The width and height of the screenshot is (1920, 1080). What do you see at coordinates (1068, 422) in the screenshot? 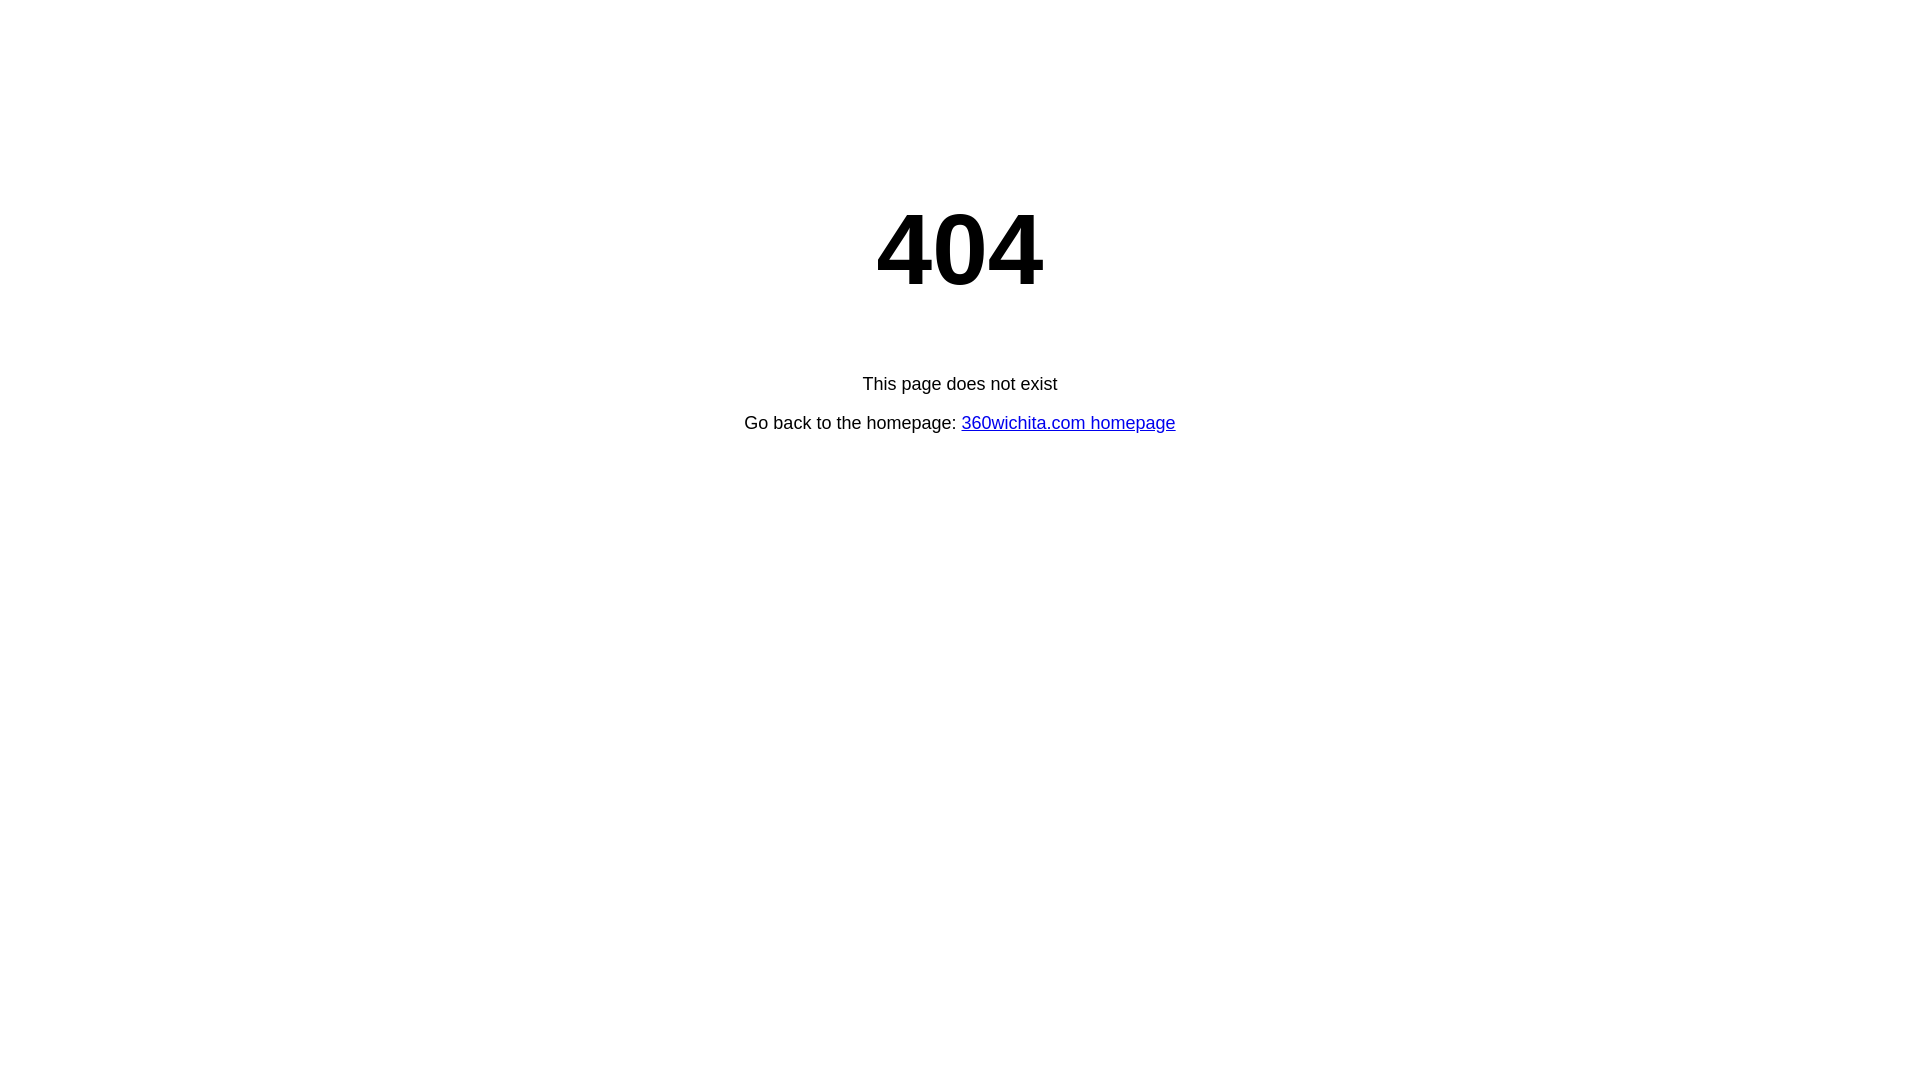
I see `'360wichita.com homepage'` at bounding box center [1068, 422].